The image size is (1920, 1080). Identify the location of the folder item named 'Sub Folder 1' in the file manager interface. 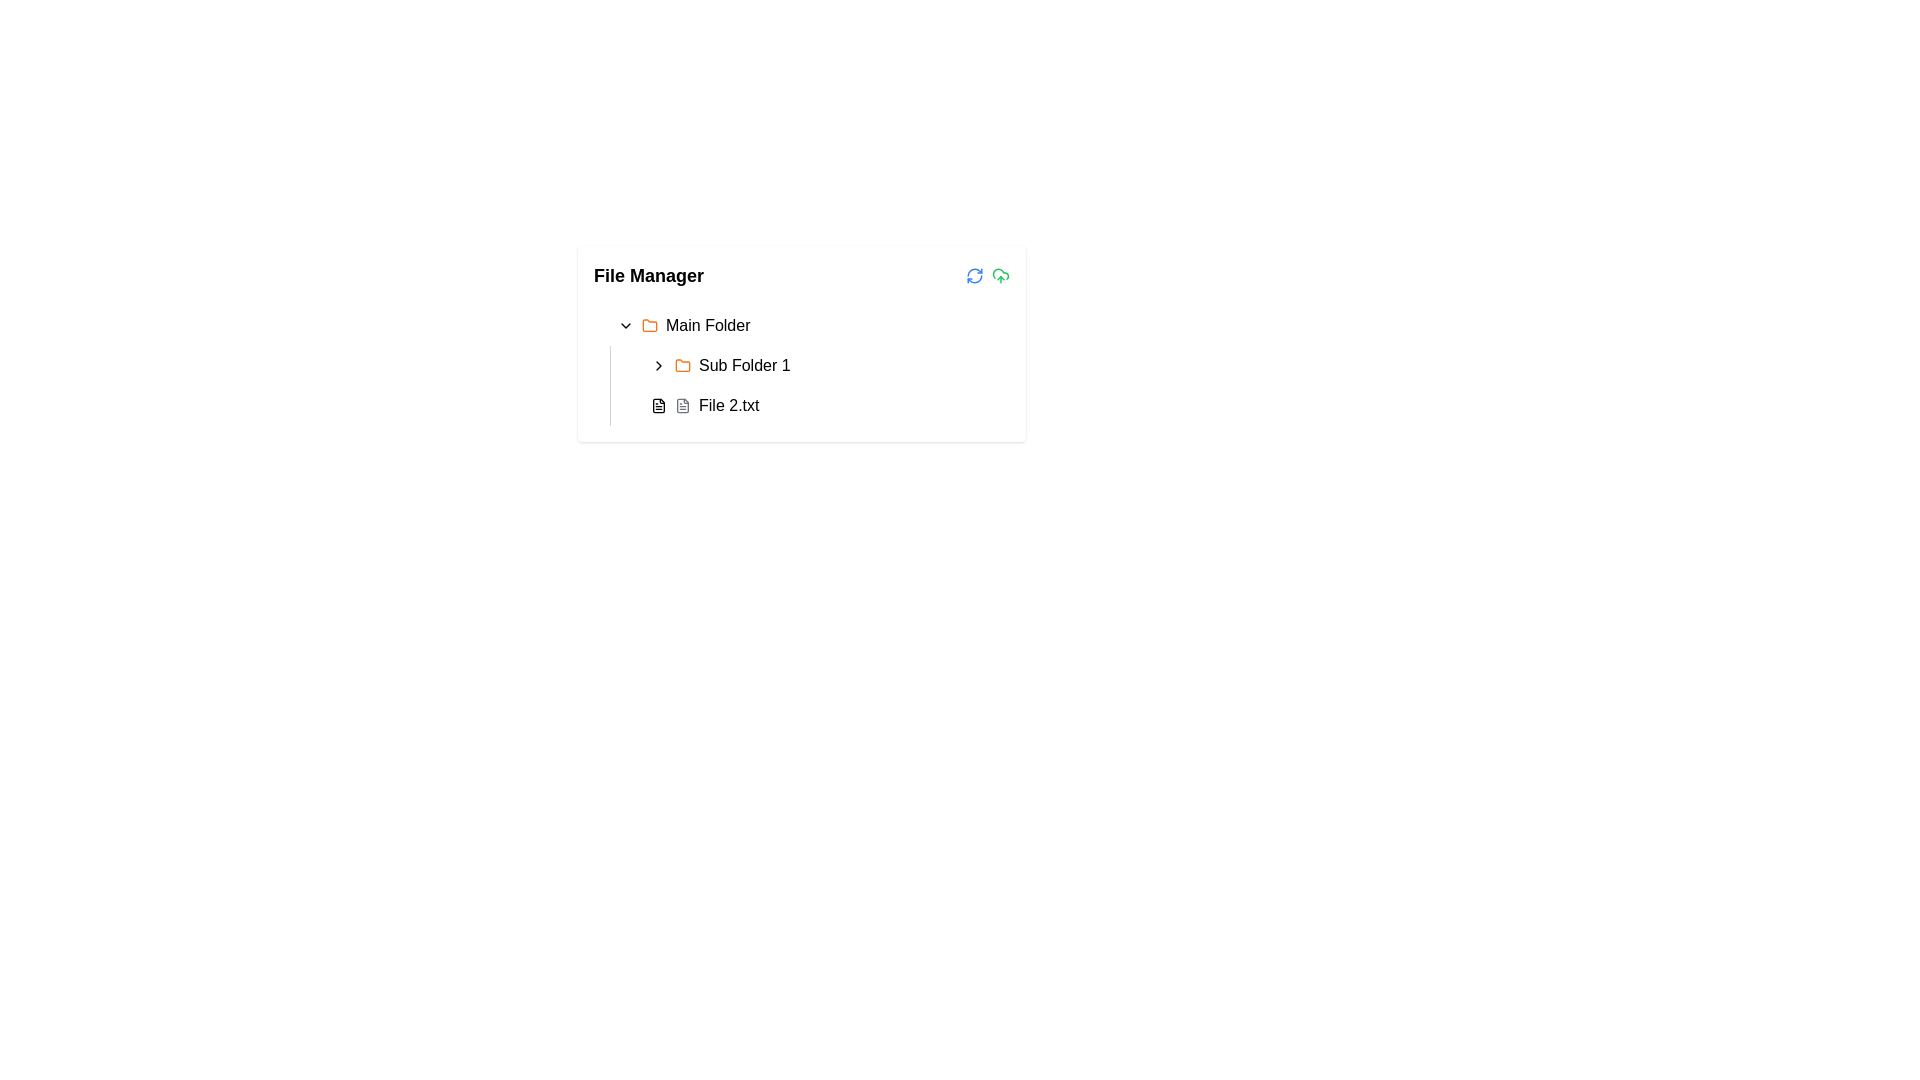
(818, 366).